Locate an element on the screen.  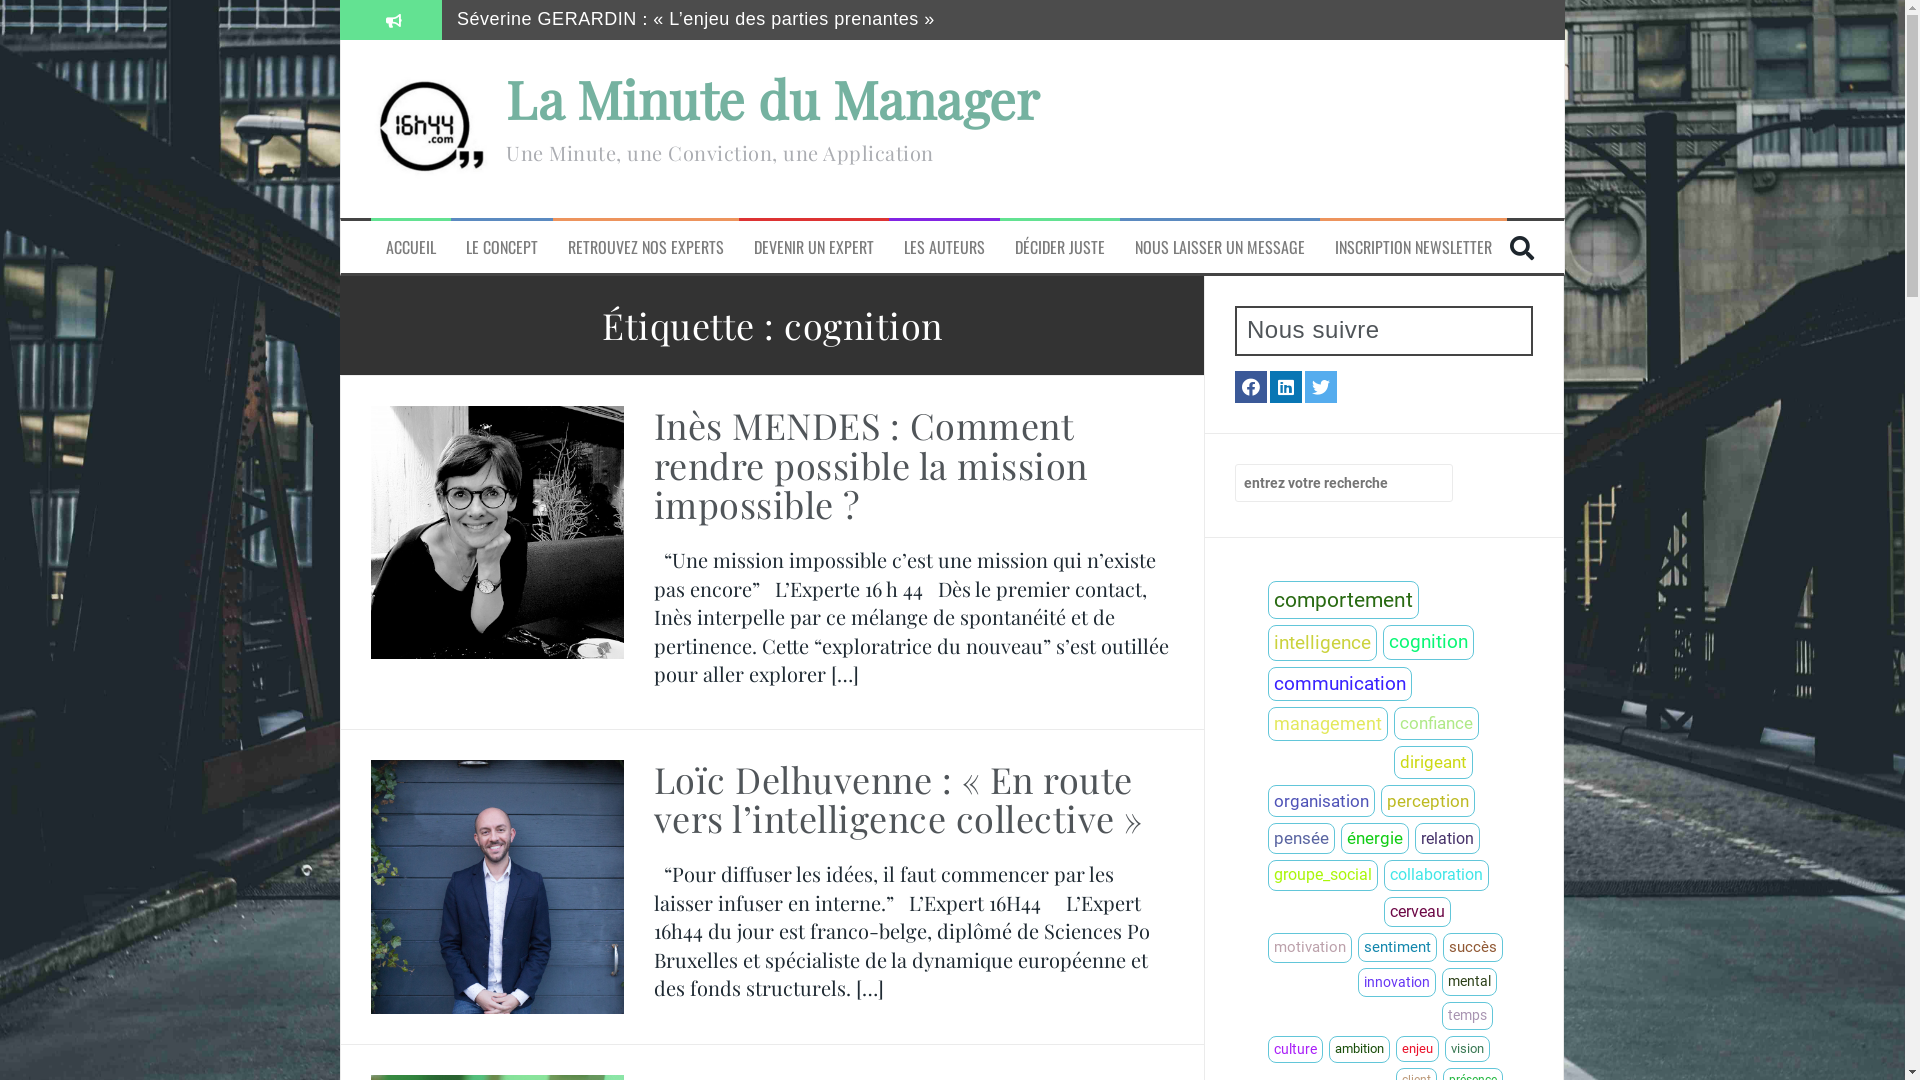
'La Minute du Manager' is located at coordinates (771, 98).